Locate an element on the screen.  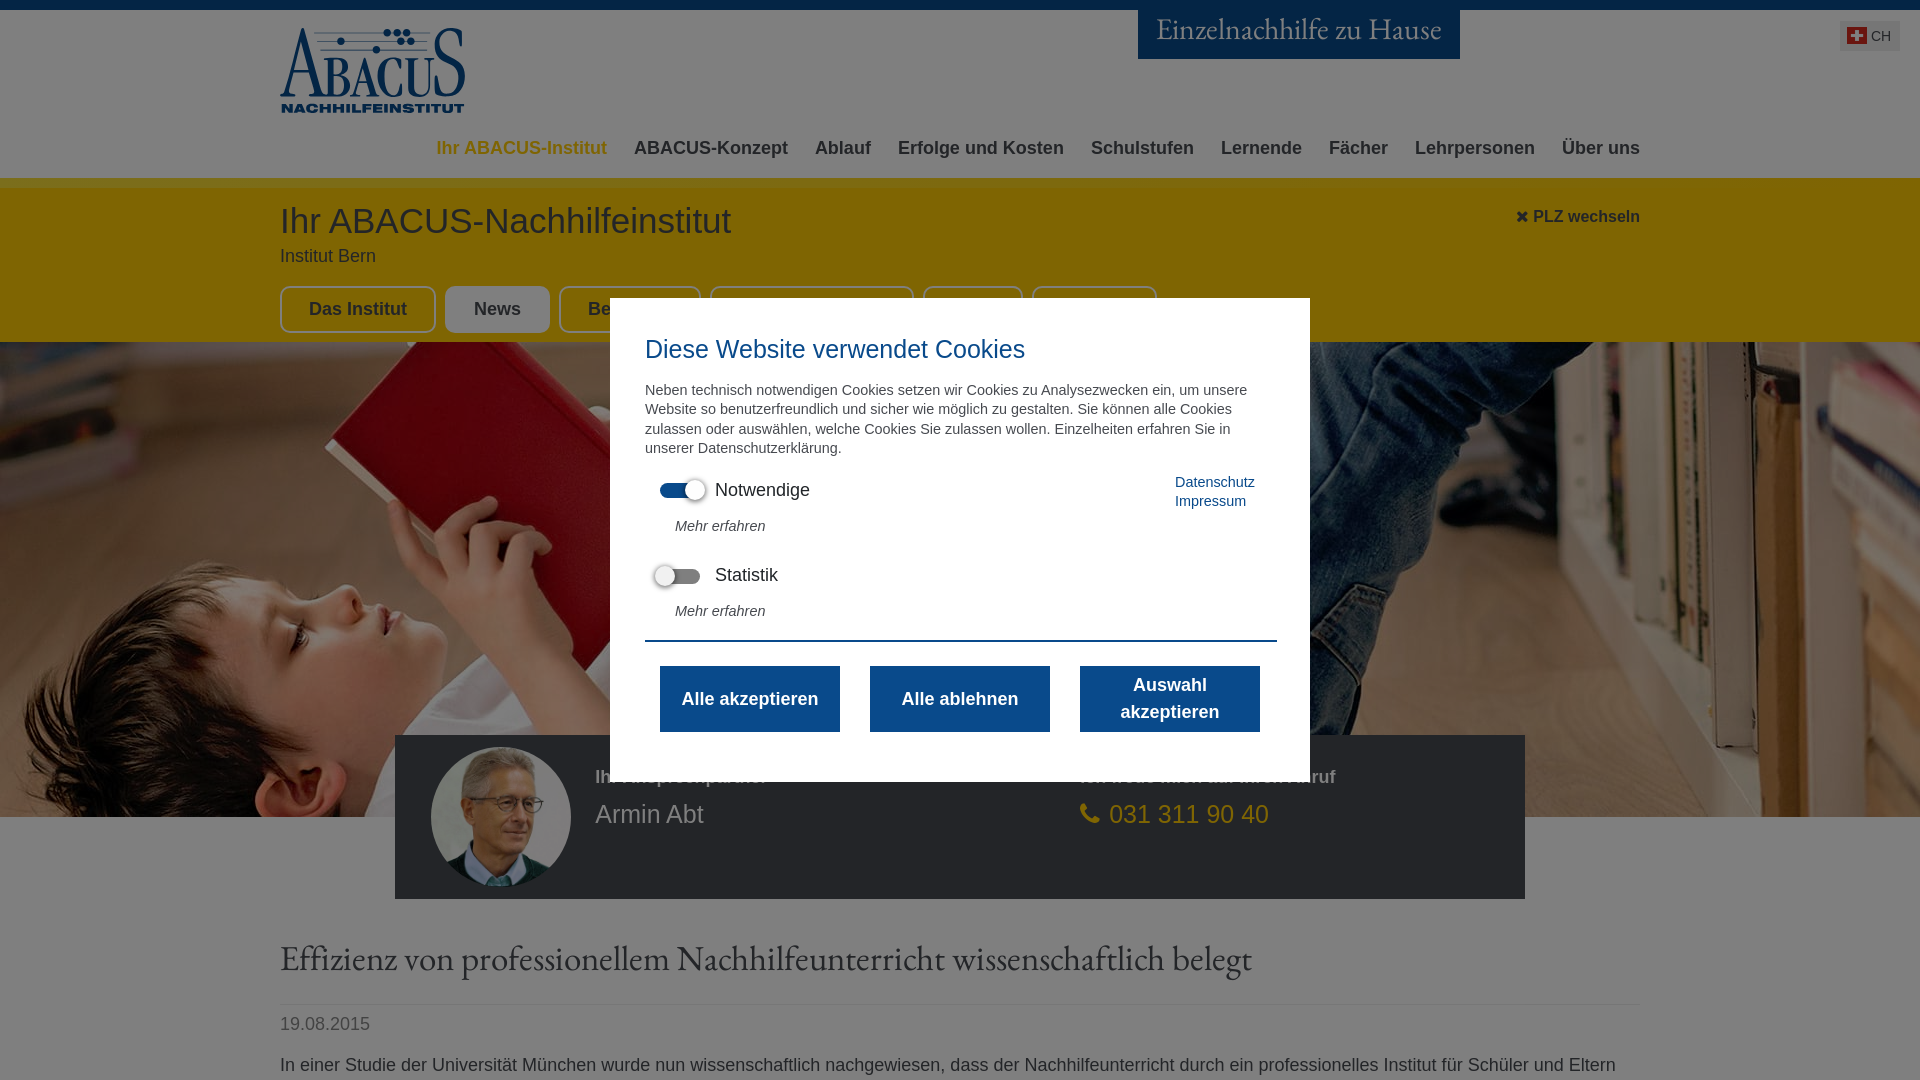
'ABACUS-Konzept' is located at coordinates (706, 153).